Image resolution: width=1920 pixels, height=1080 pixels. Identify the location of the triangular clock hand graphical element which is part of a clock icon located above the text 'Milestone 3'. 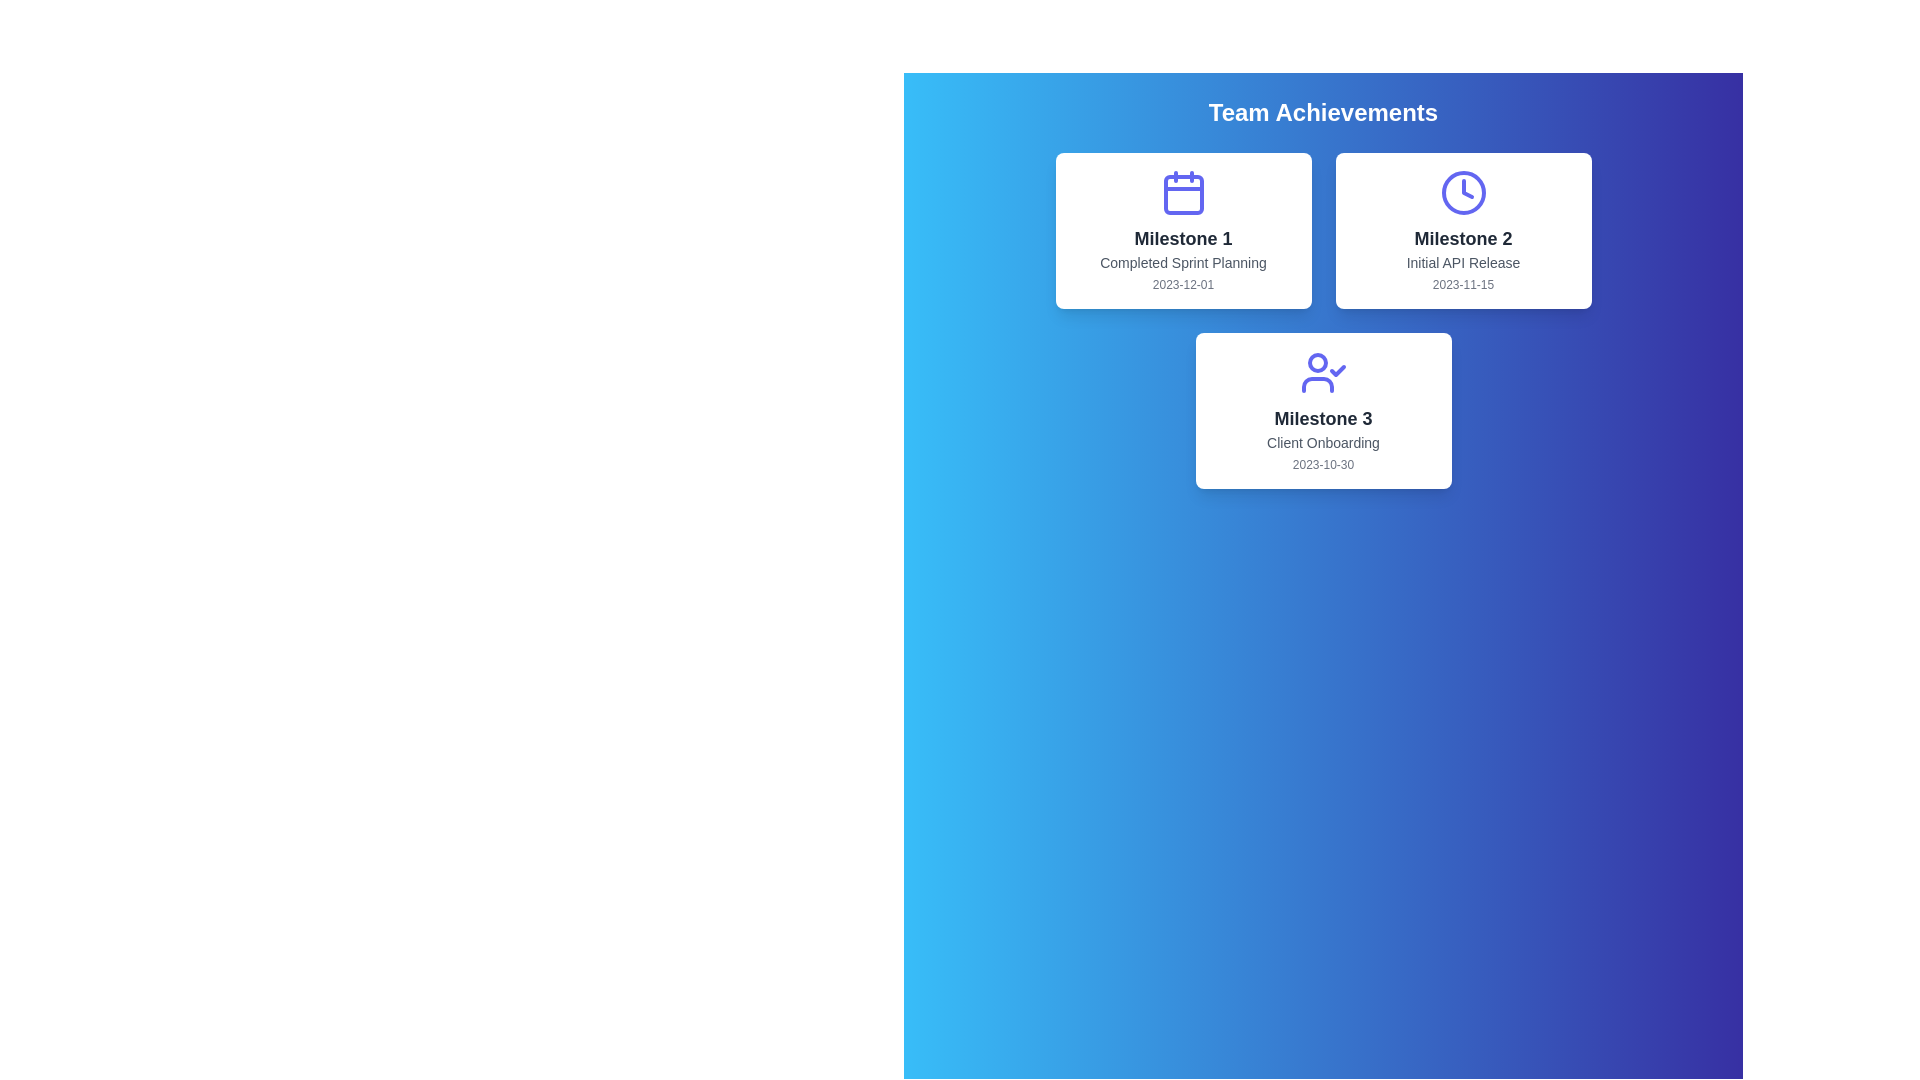
(1467, 189).